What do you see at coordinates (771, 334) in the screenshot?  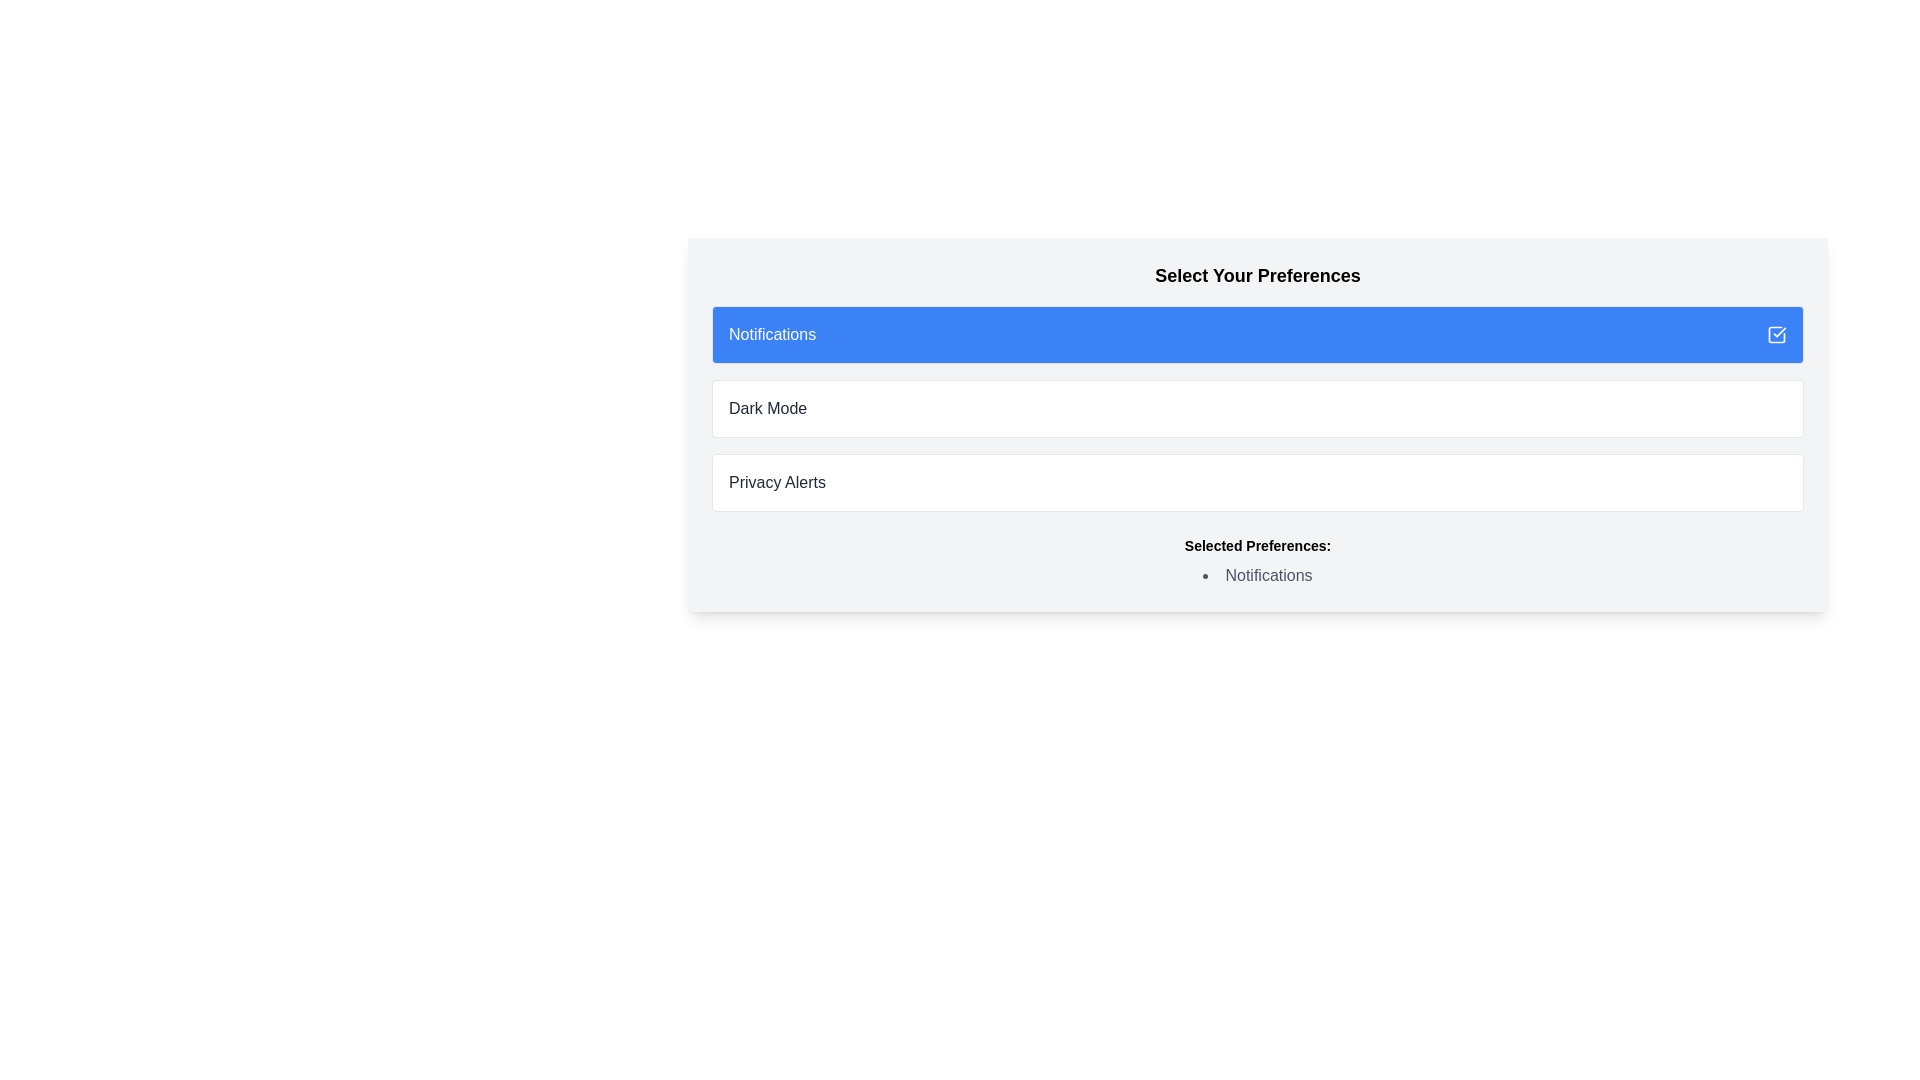 I see `the 'Notifications' text label, which is styled in white font on a blue background` at bounding box center [771, 334].